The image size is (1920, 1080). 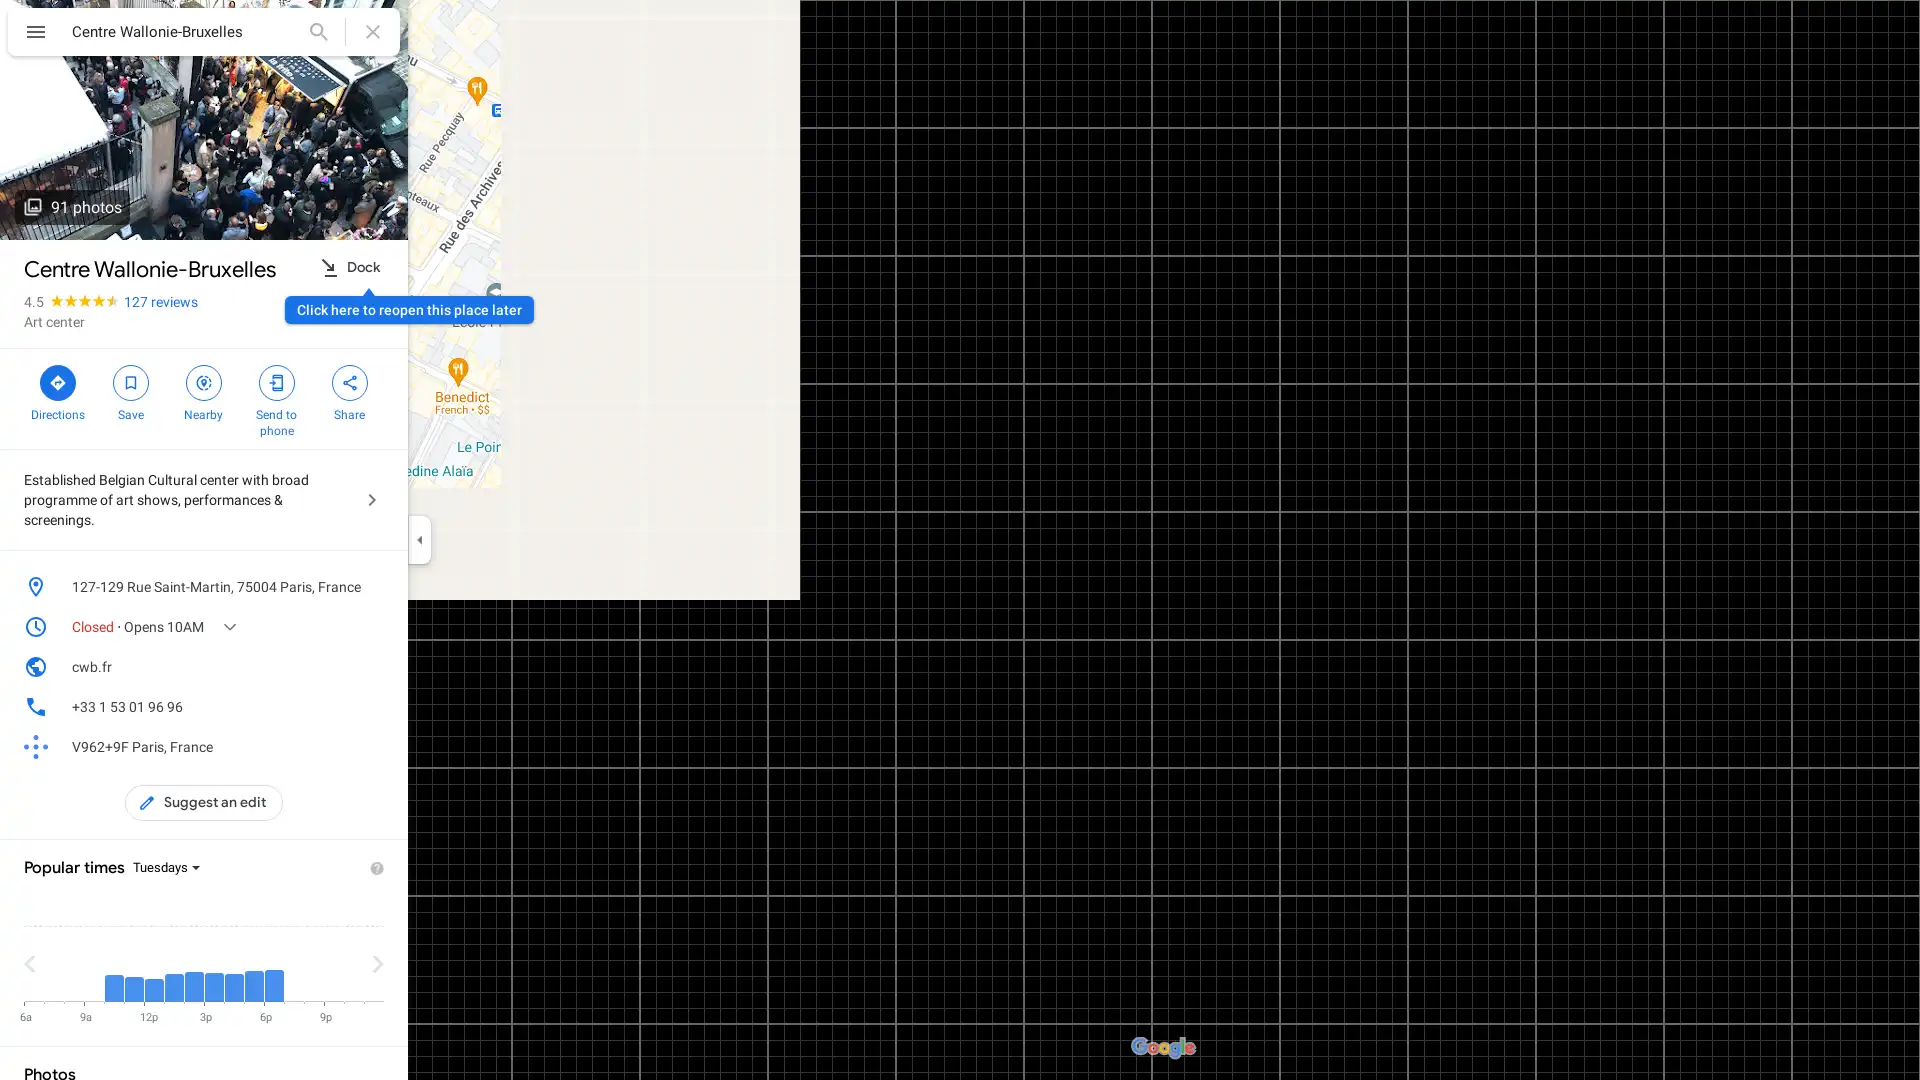 I want to click on Art center, so click(x=54, y=320).